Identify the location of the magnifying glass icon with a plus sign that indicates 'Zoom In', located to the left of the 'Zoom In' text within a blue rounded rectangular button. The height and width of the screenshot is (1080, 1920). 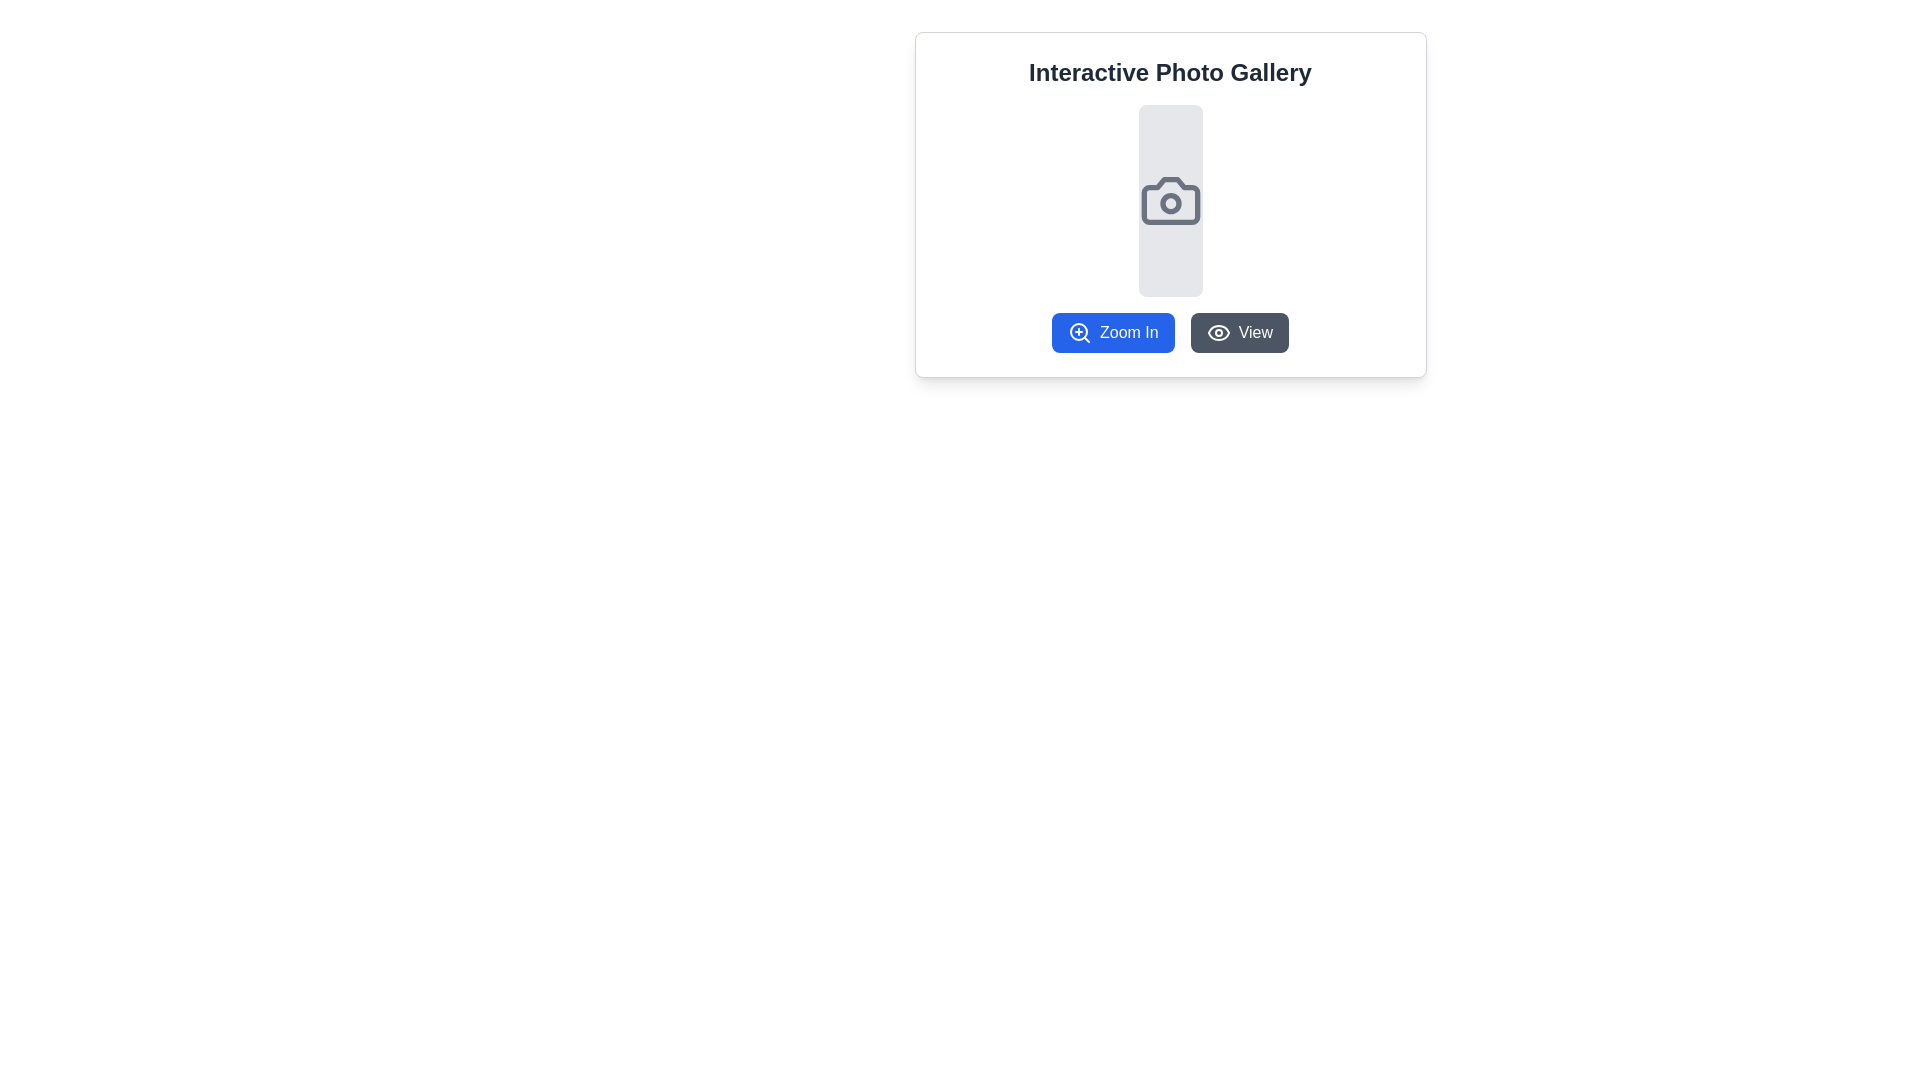
(1079, 331).